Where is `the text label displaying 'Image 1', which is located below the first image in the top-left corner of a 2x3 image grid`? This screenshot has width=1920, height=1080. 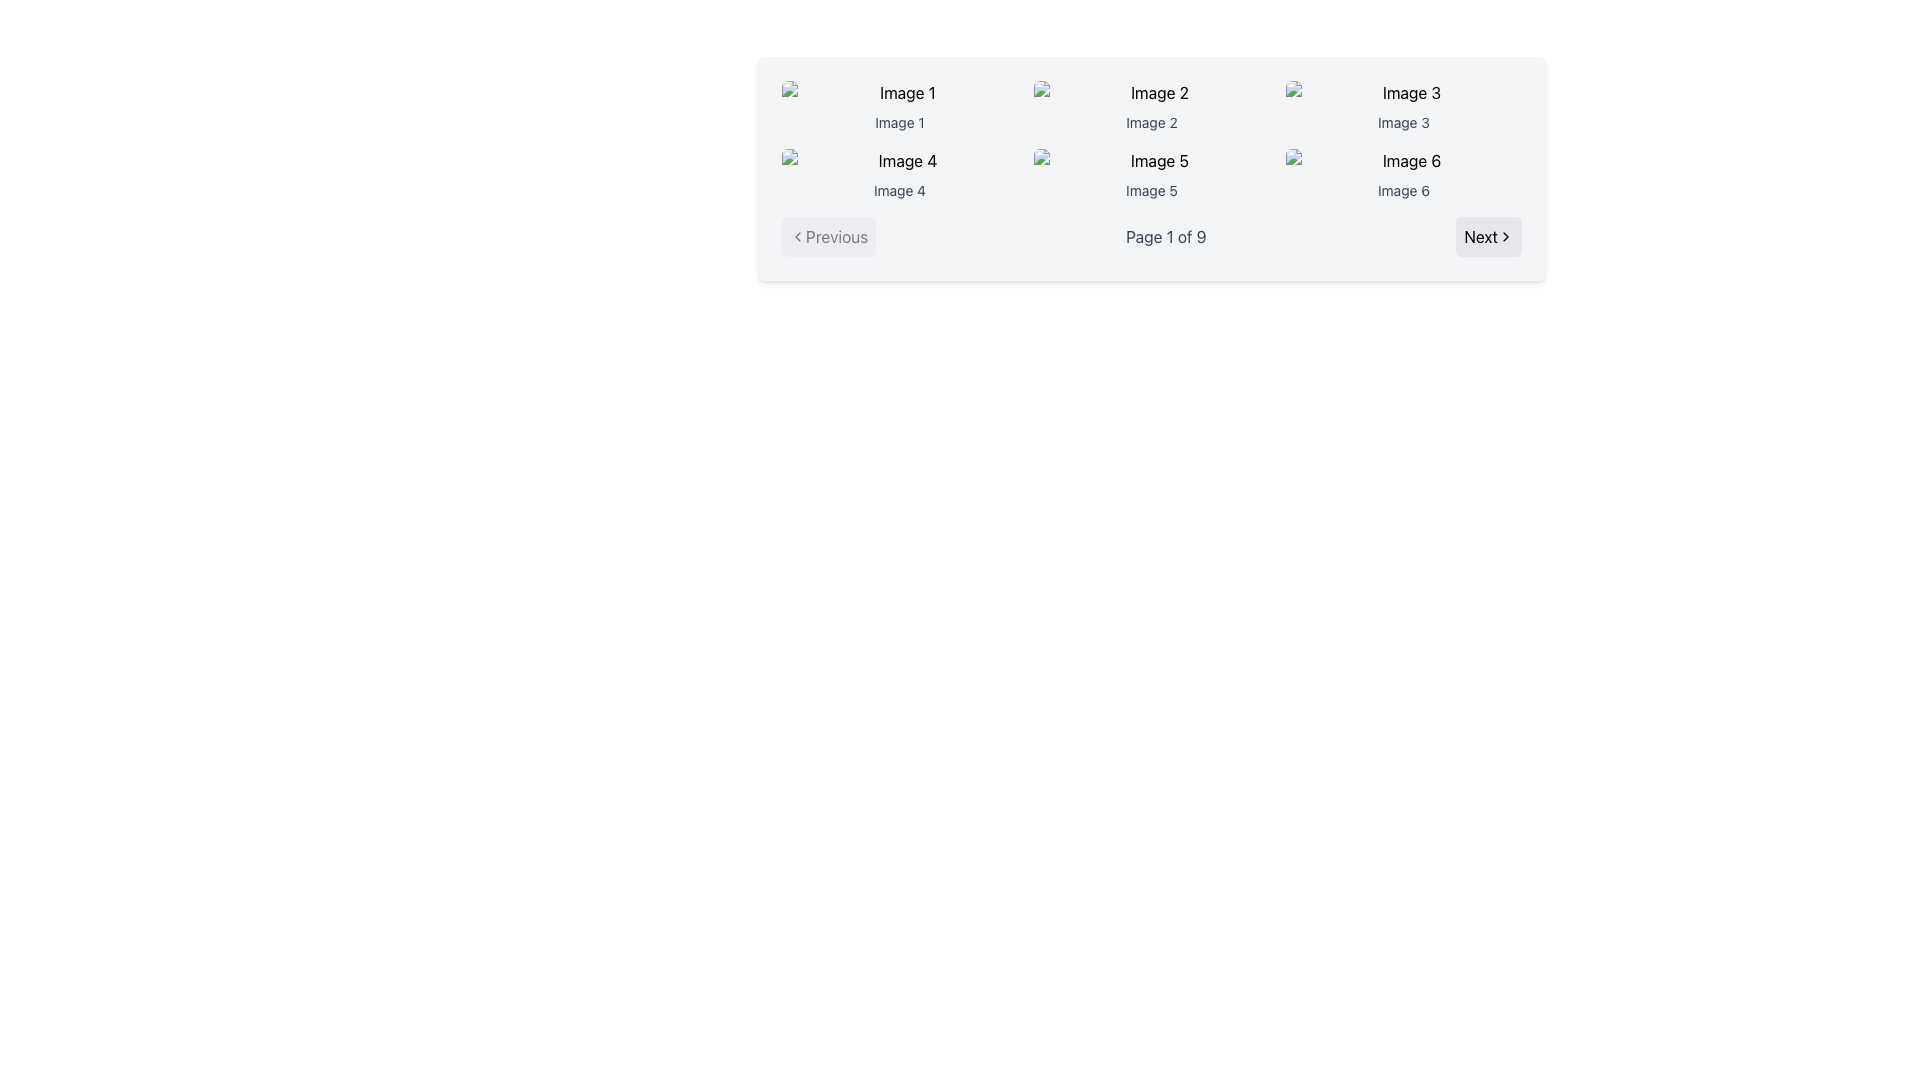
the text label displaying 'Image 1', which is located below the first image in the top-left corner of a 2x3 image grid is located at coordinates (899, 123).